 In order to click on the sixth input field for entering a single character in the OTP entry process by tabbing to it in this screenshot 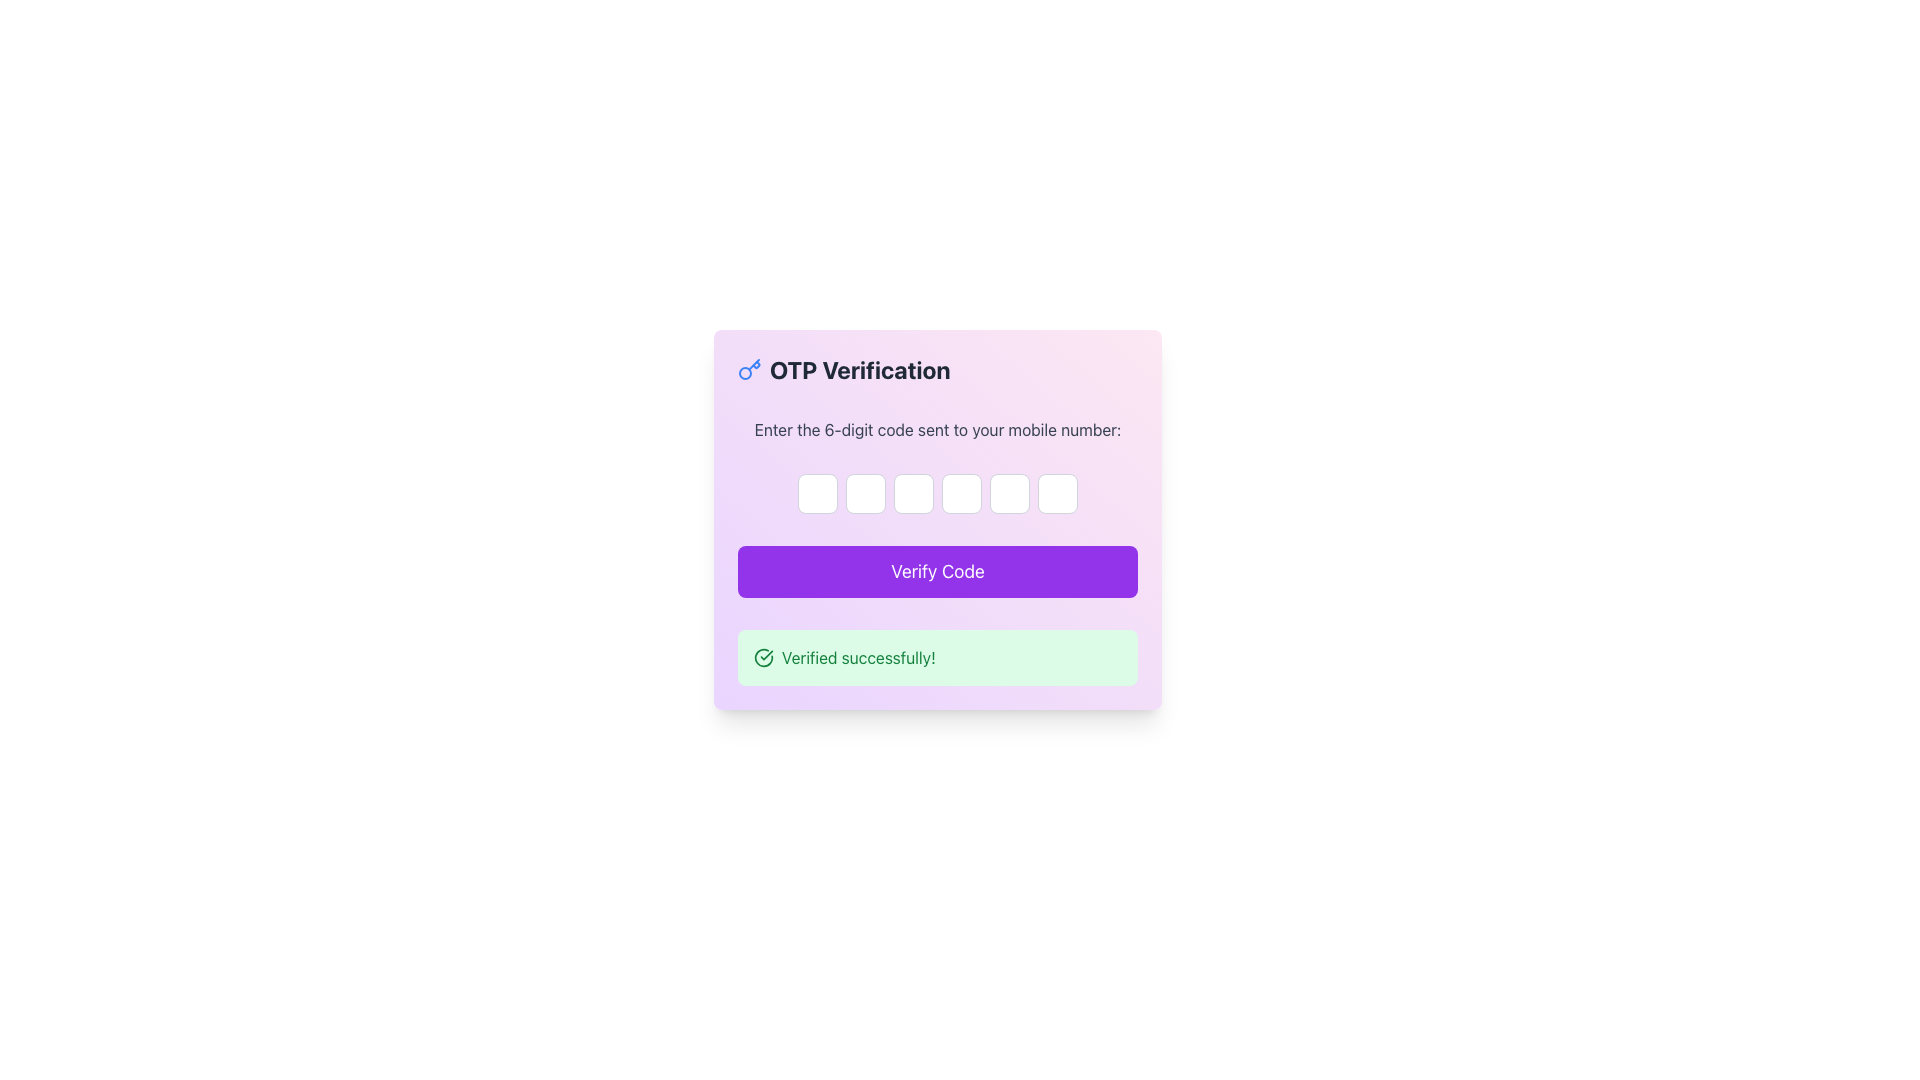, I will do `click(1056, 493)`.